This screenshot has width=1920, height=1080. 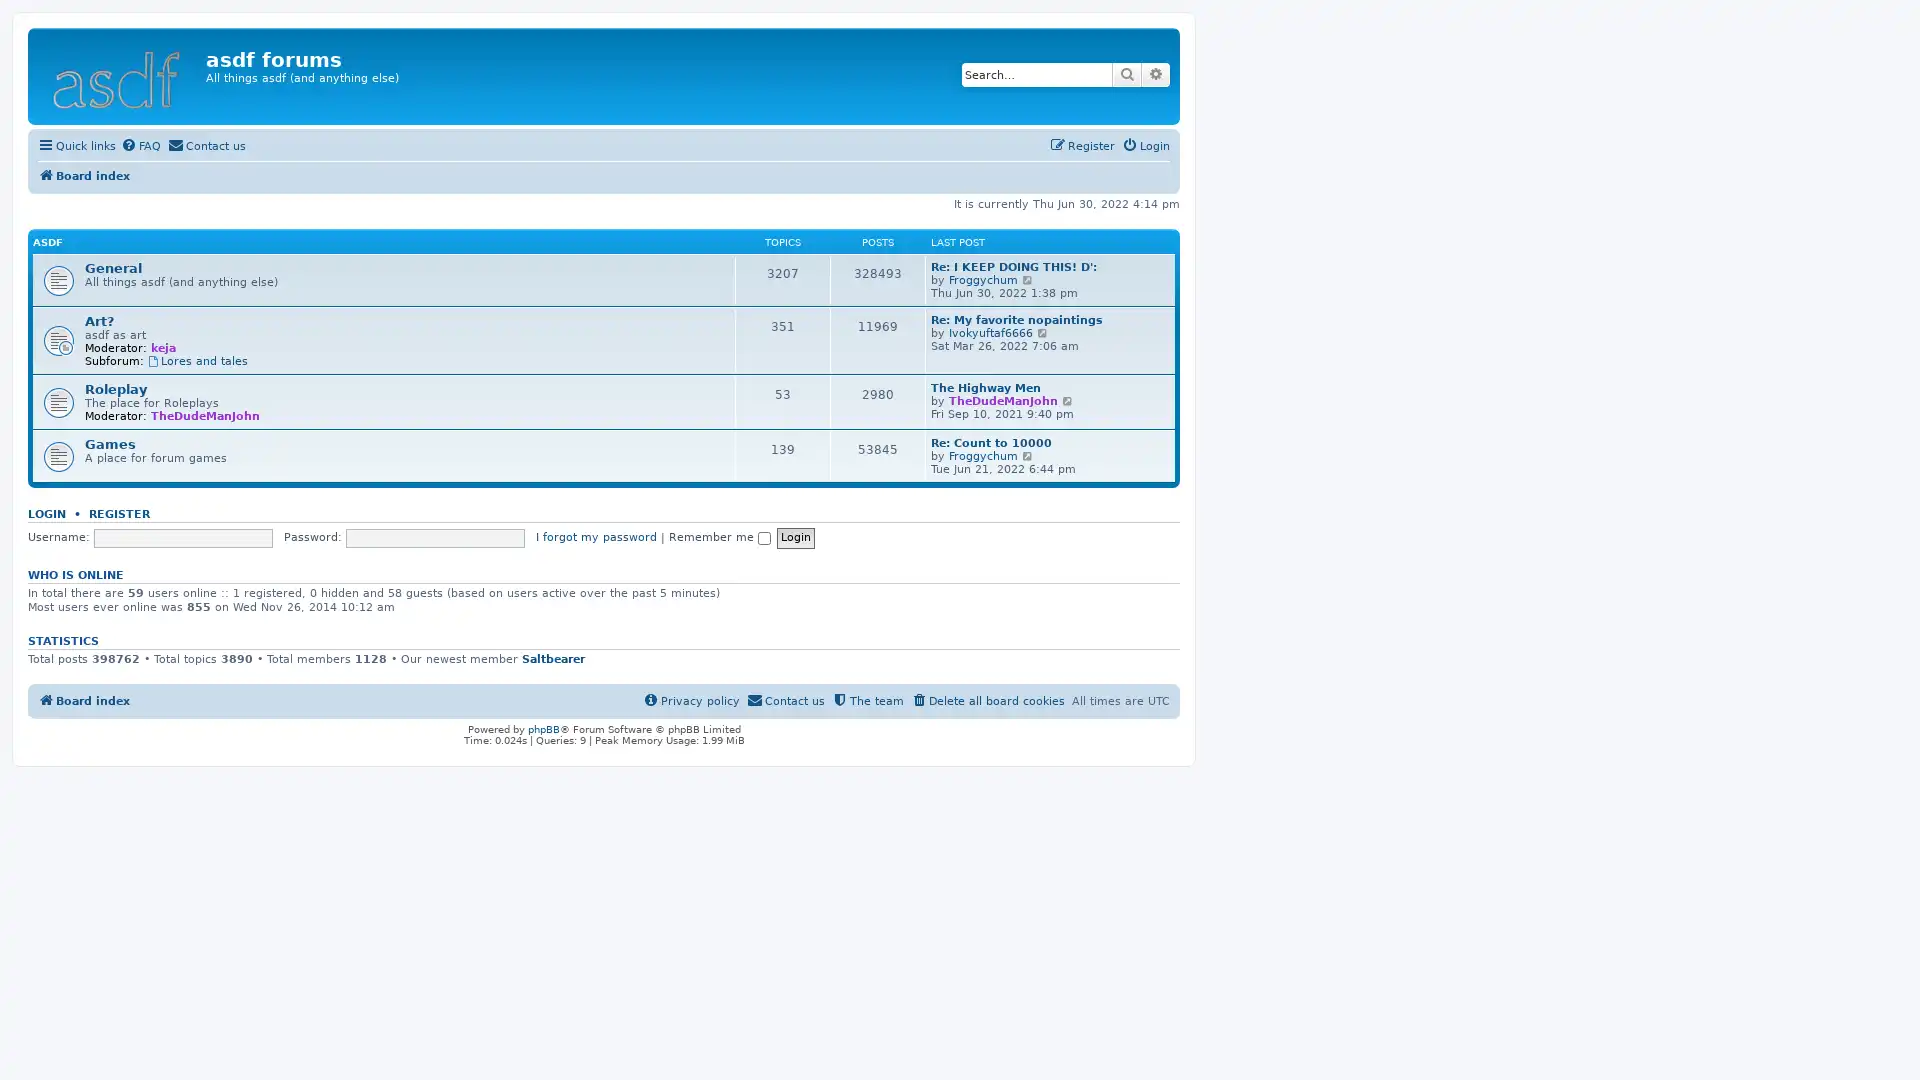 I want to click on Login, so click(x=794, y=536).